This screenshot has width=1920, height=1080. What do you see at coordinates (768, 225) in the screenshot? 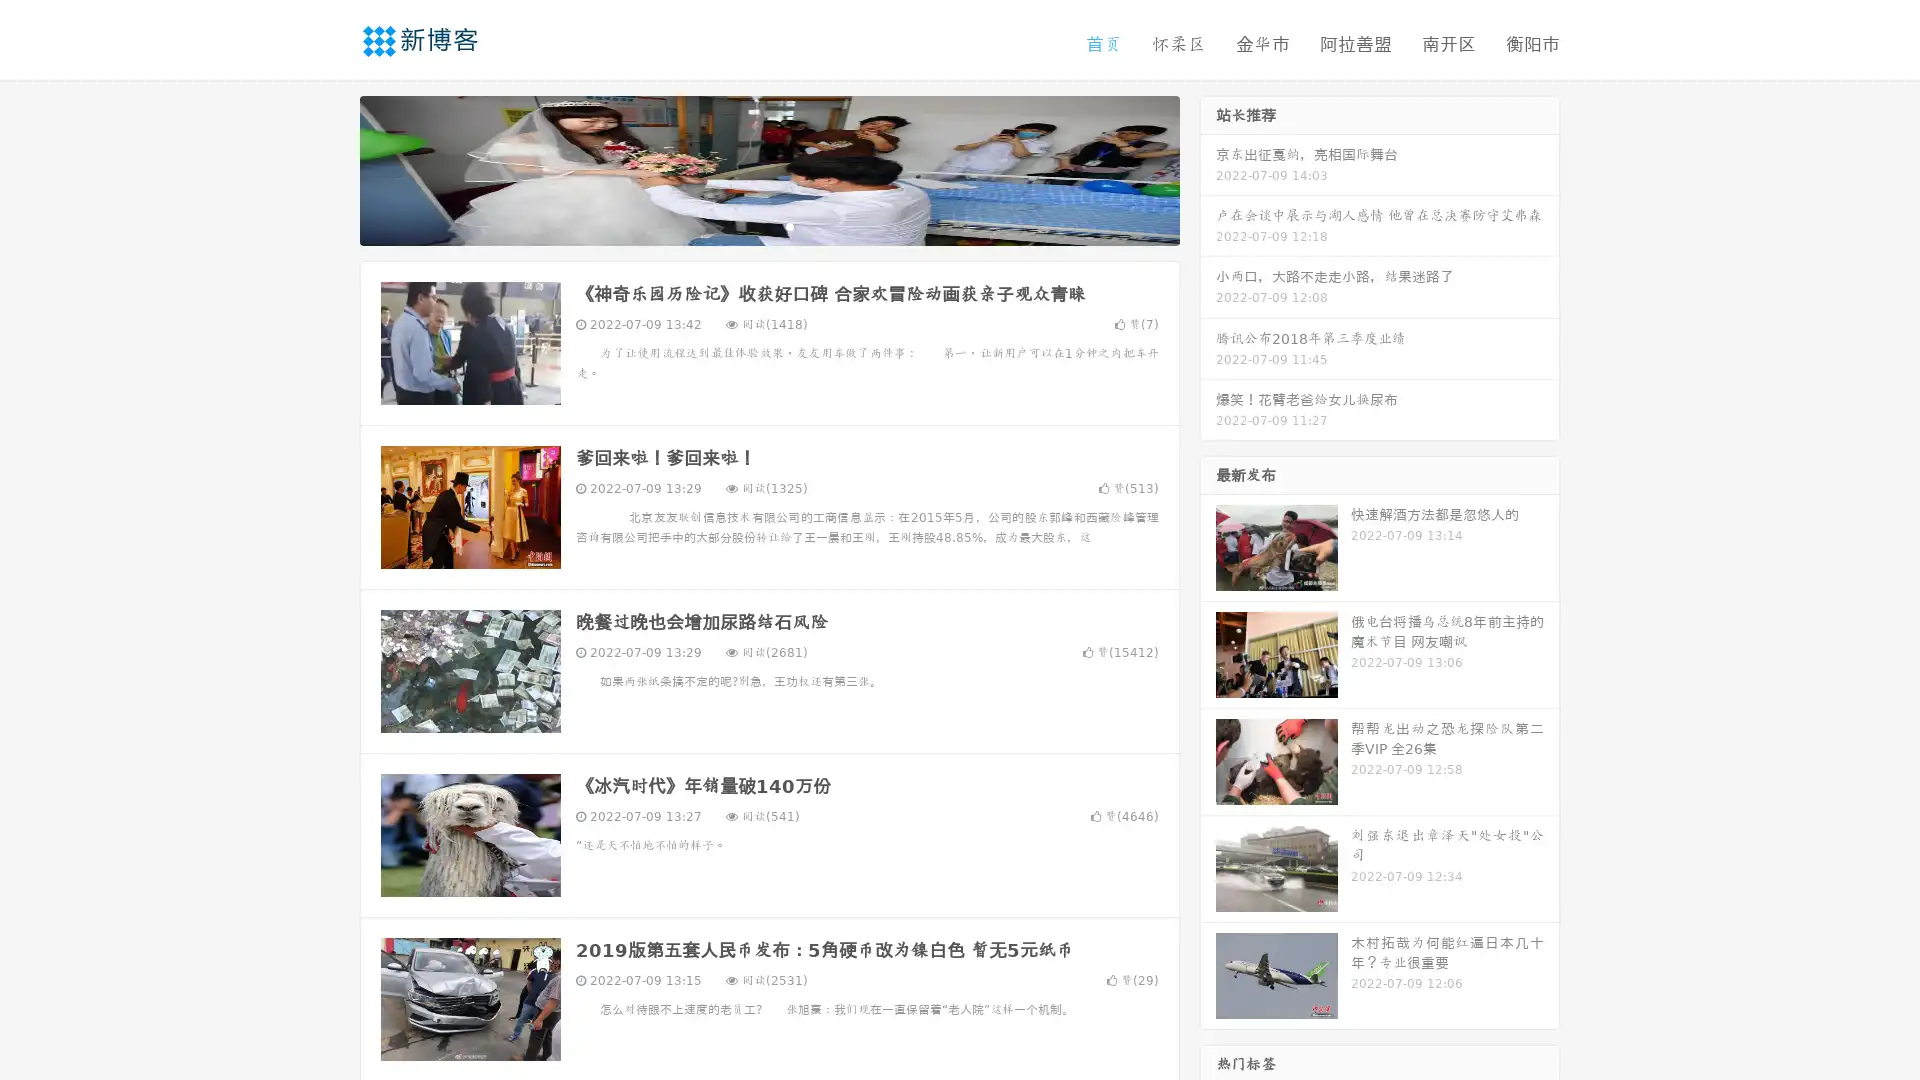
I see `Go to slide 2` at bounding box center [768, 225].